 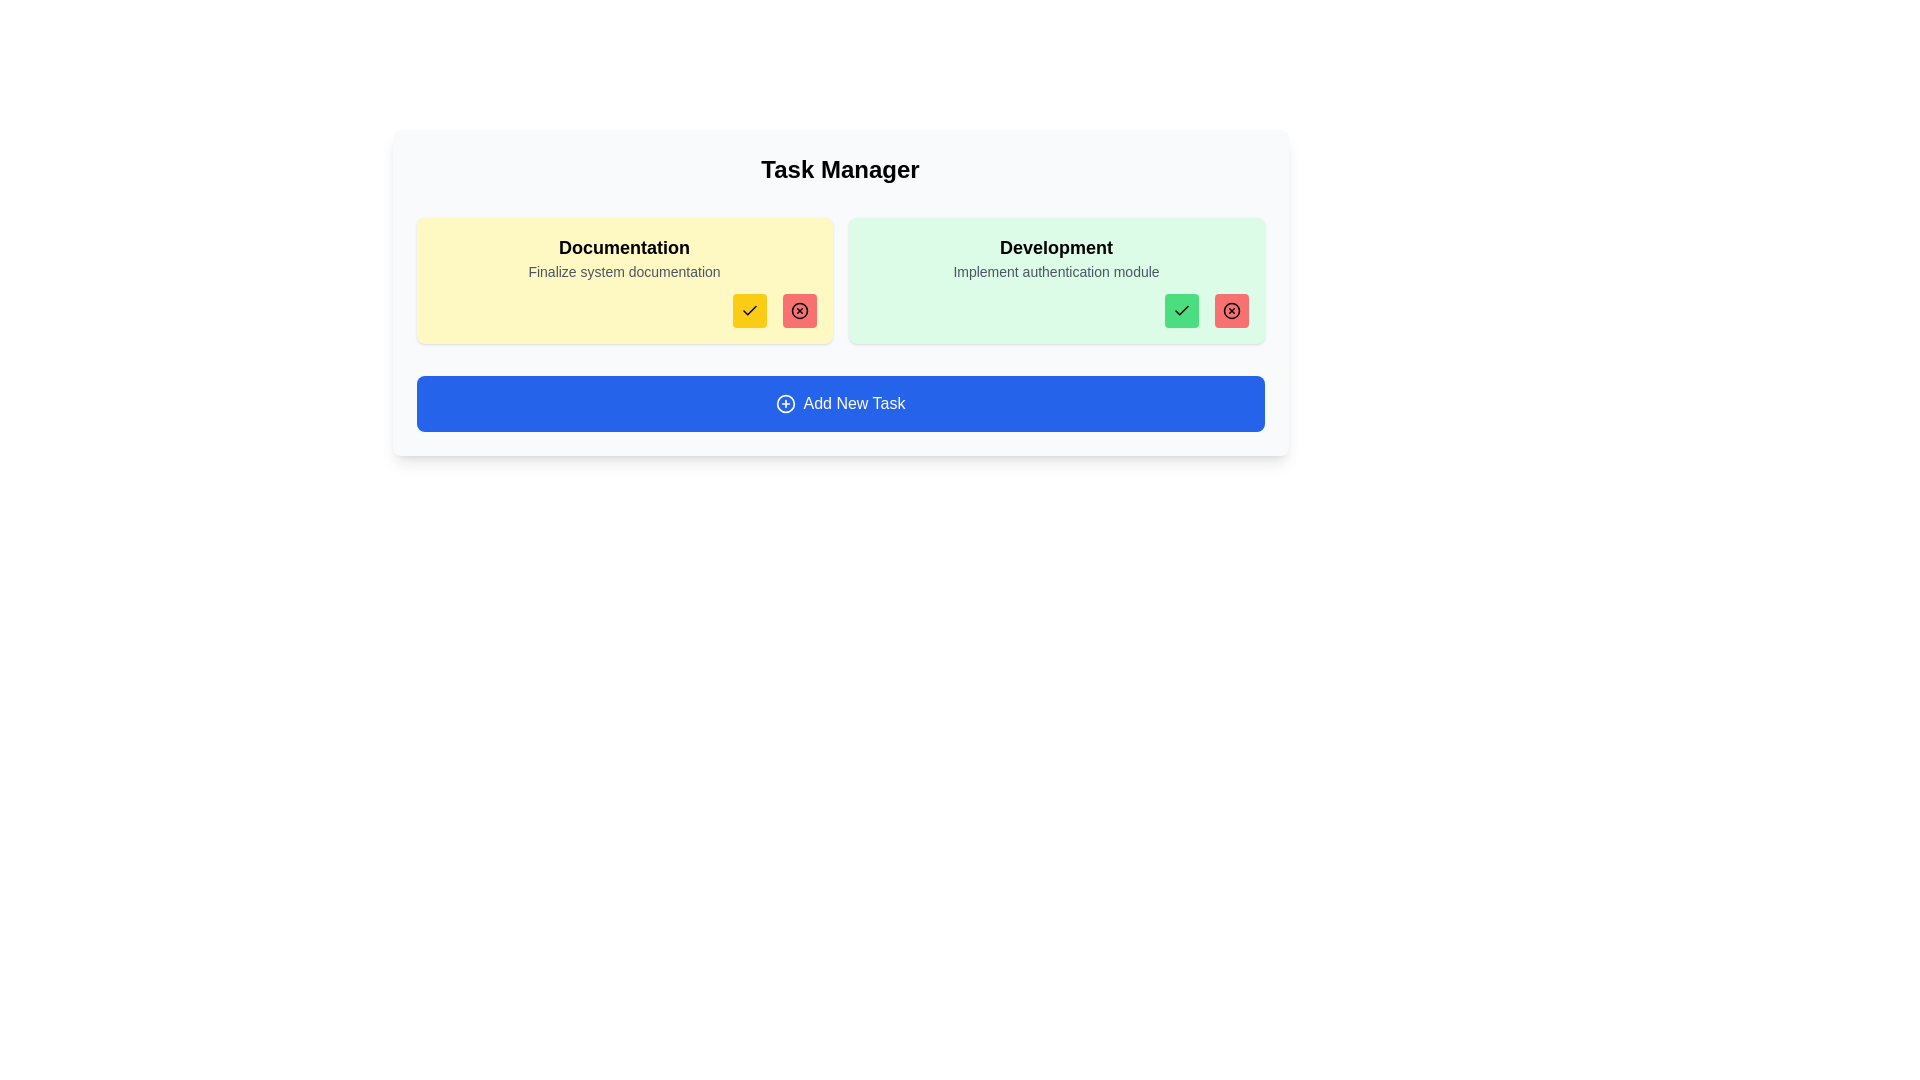 I want to click on the green rounded square button with a checkmark icon to approve the task, so click(x=1181, y=311).